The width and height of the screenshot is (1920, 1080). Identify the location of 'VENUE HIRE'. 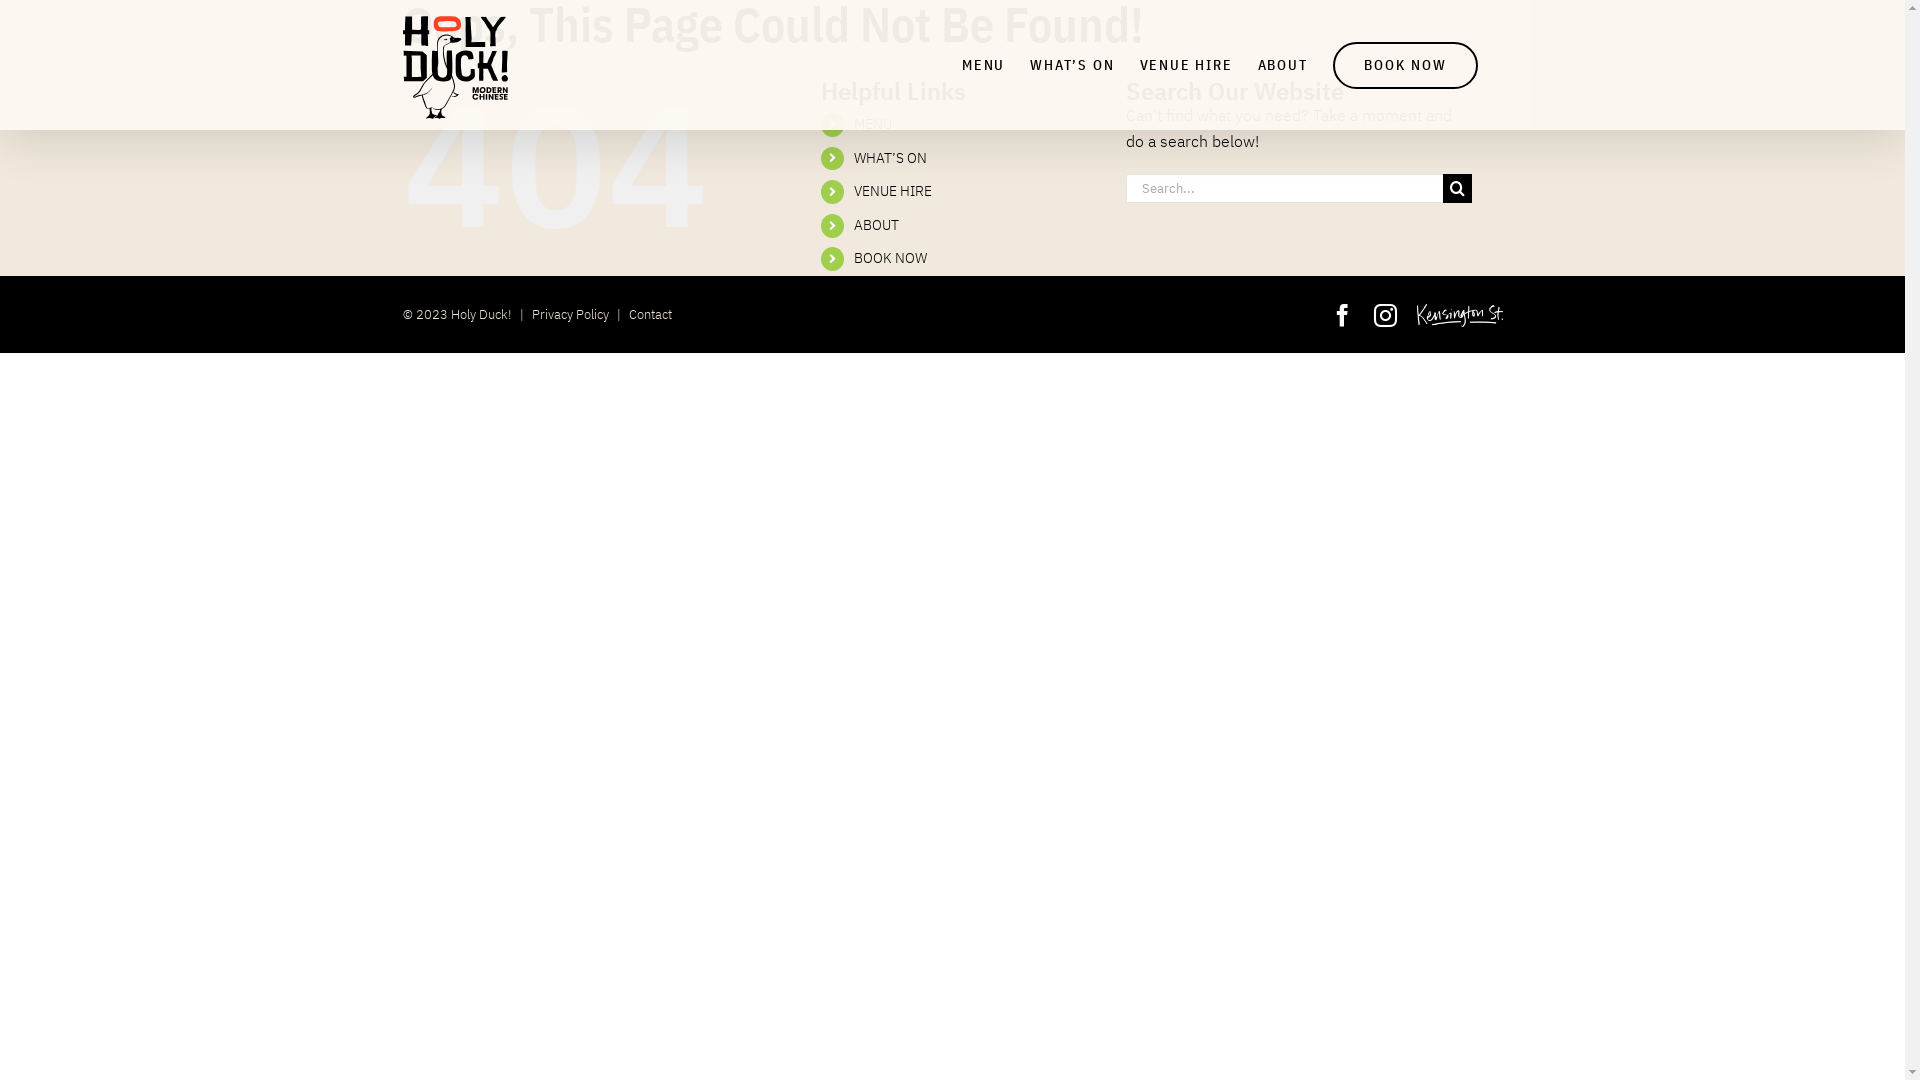
(1186, 64).